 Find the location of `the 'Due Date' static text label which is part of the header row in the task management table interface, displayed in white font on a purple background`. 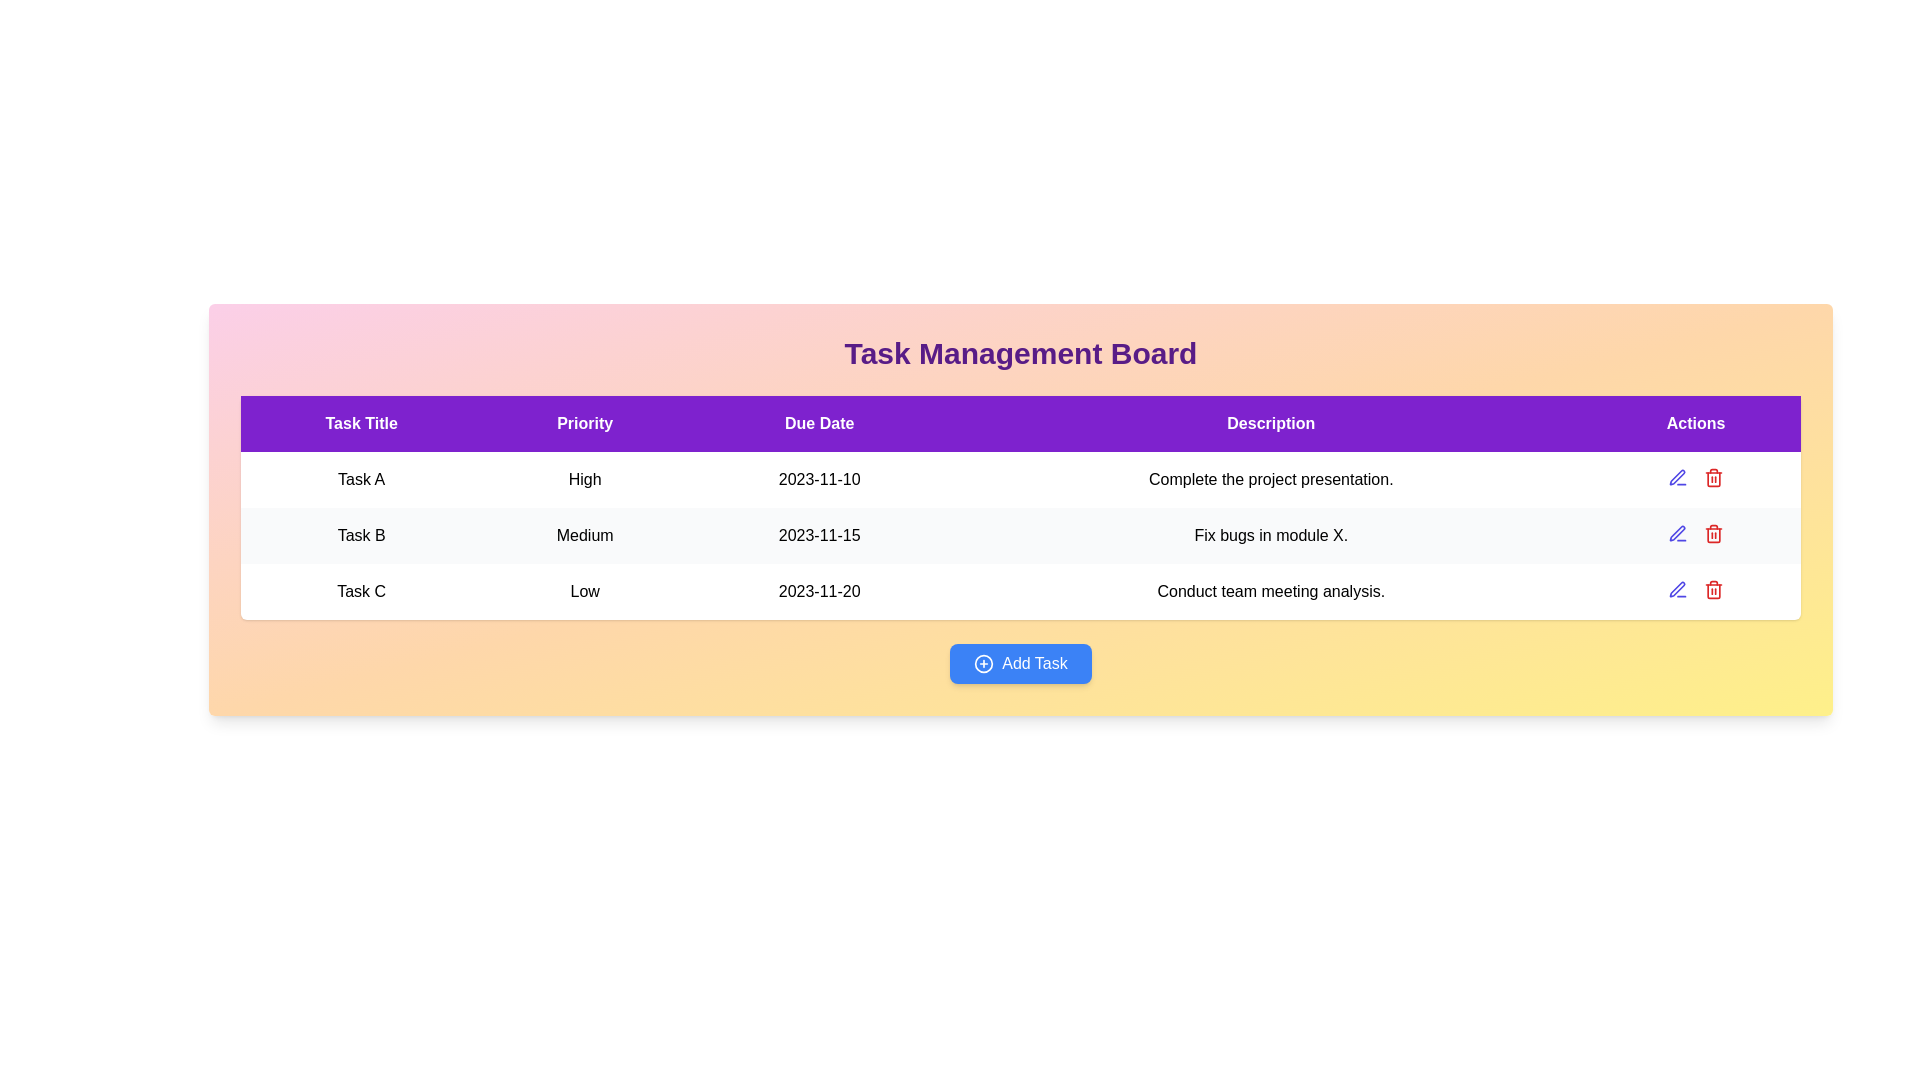

the 'Due Date' static text label which is part of the header row in the task management table interface, displayed in white font on a purple background is located at coordinates (819, 423).